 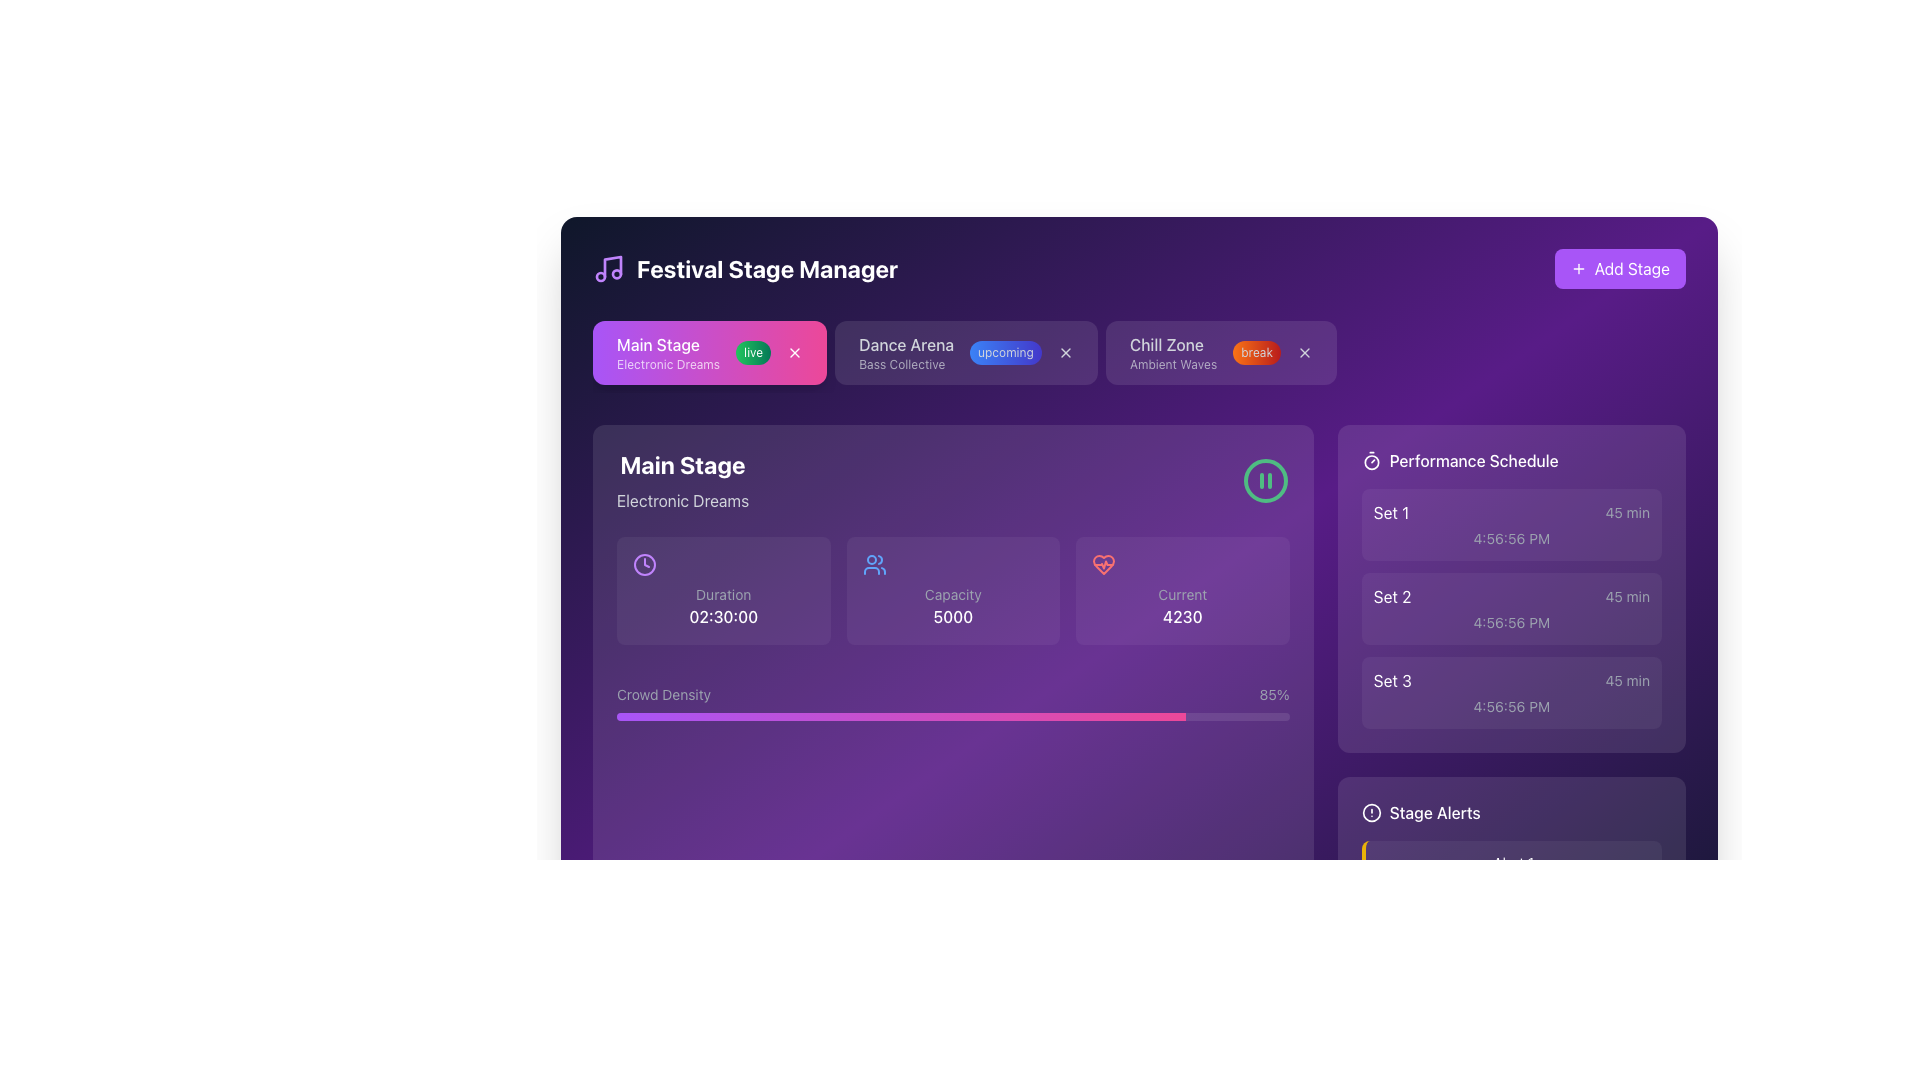 I want to click on the duration information displayed in the text label showing '02:30:00', which is located in the center-left of a card layout, alongside a clock icon and the text 'Duration', so click(x=722, y=616).